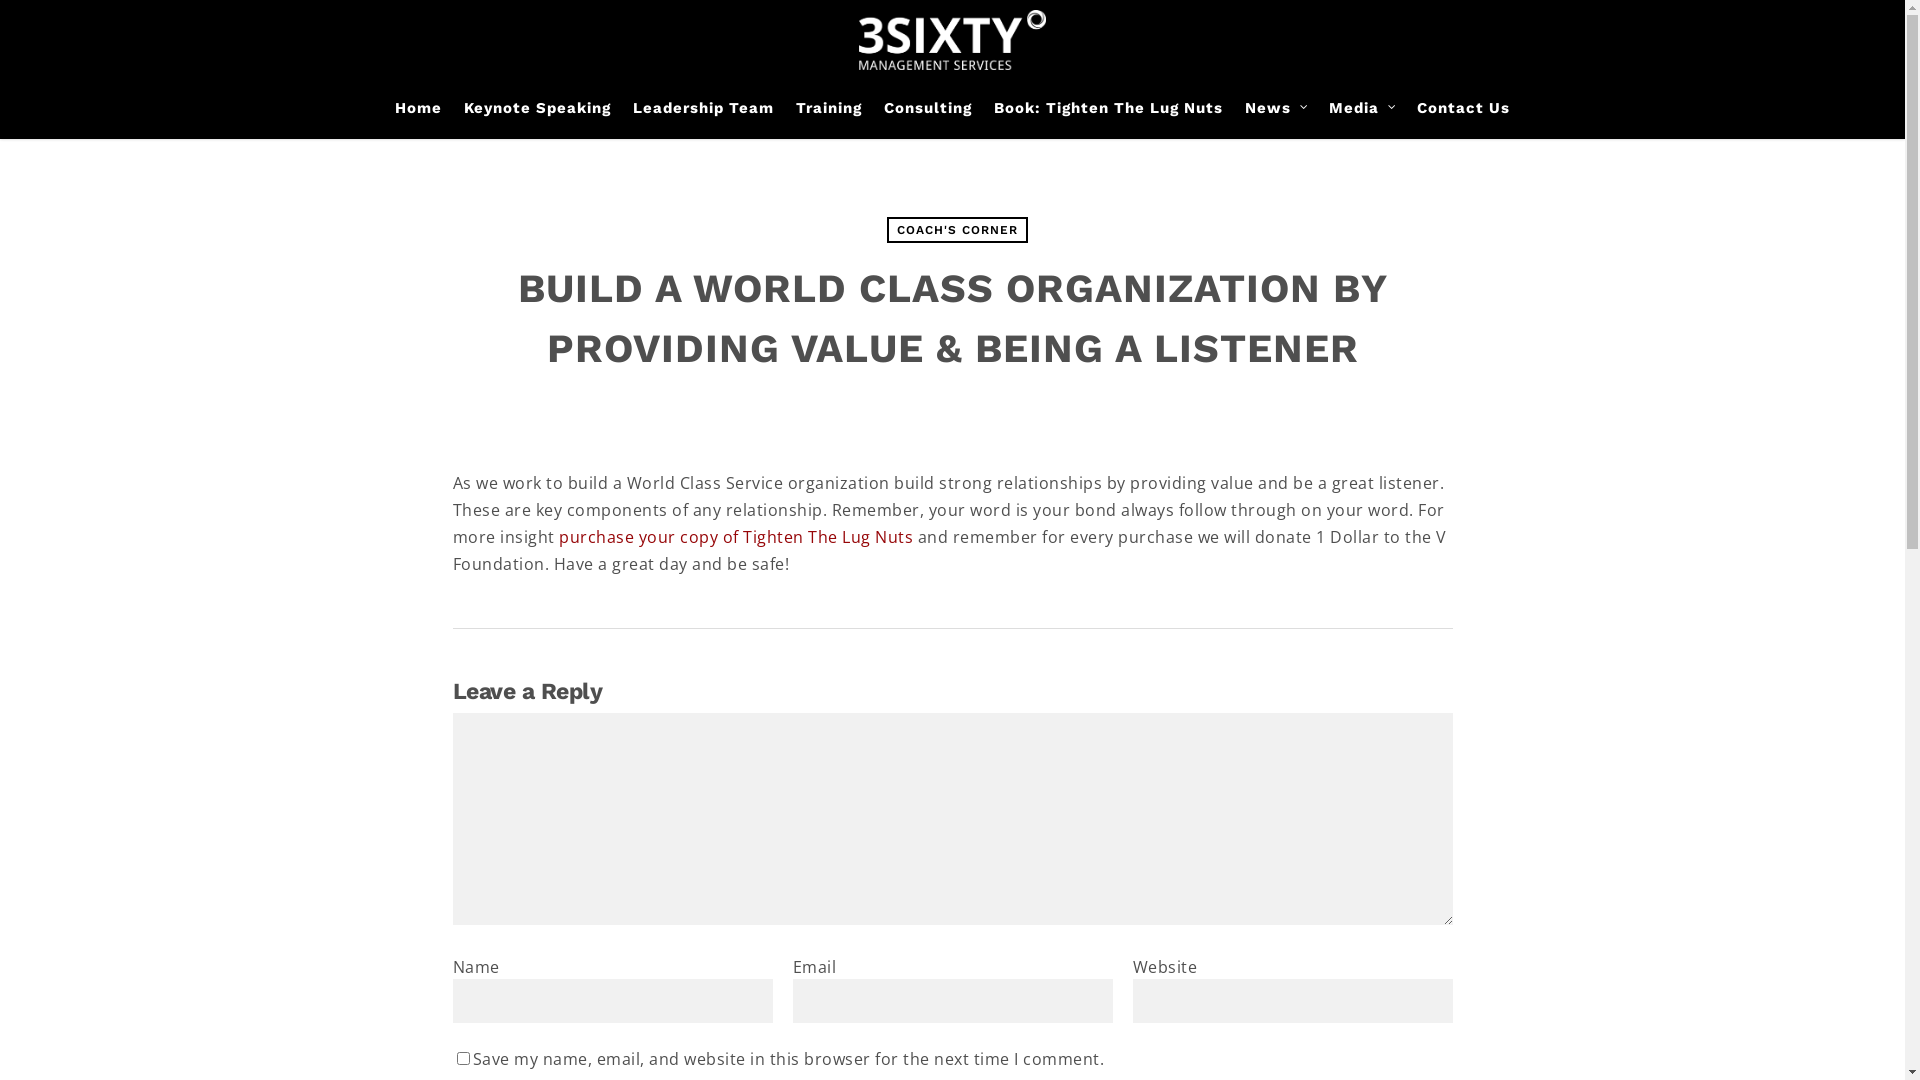 The width and height of the screenshot is (1920, 1080). I want to click on 'COACH'S CORNER', so click(955, 229).